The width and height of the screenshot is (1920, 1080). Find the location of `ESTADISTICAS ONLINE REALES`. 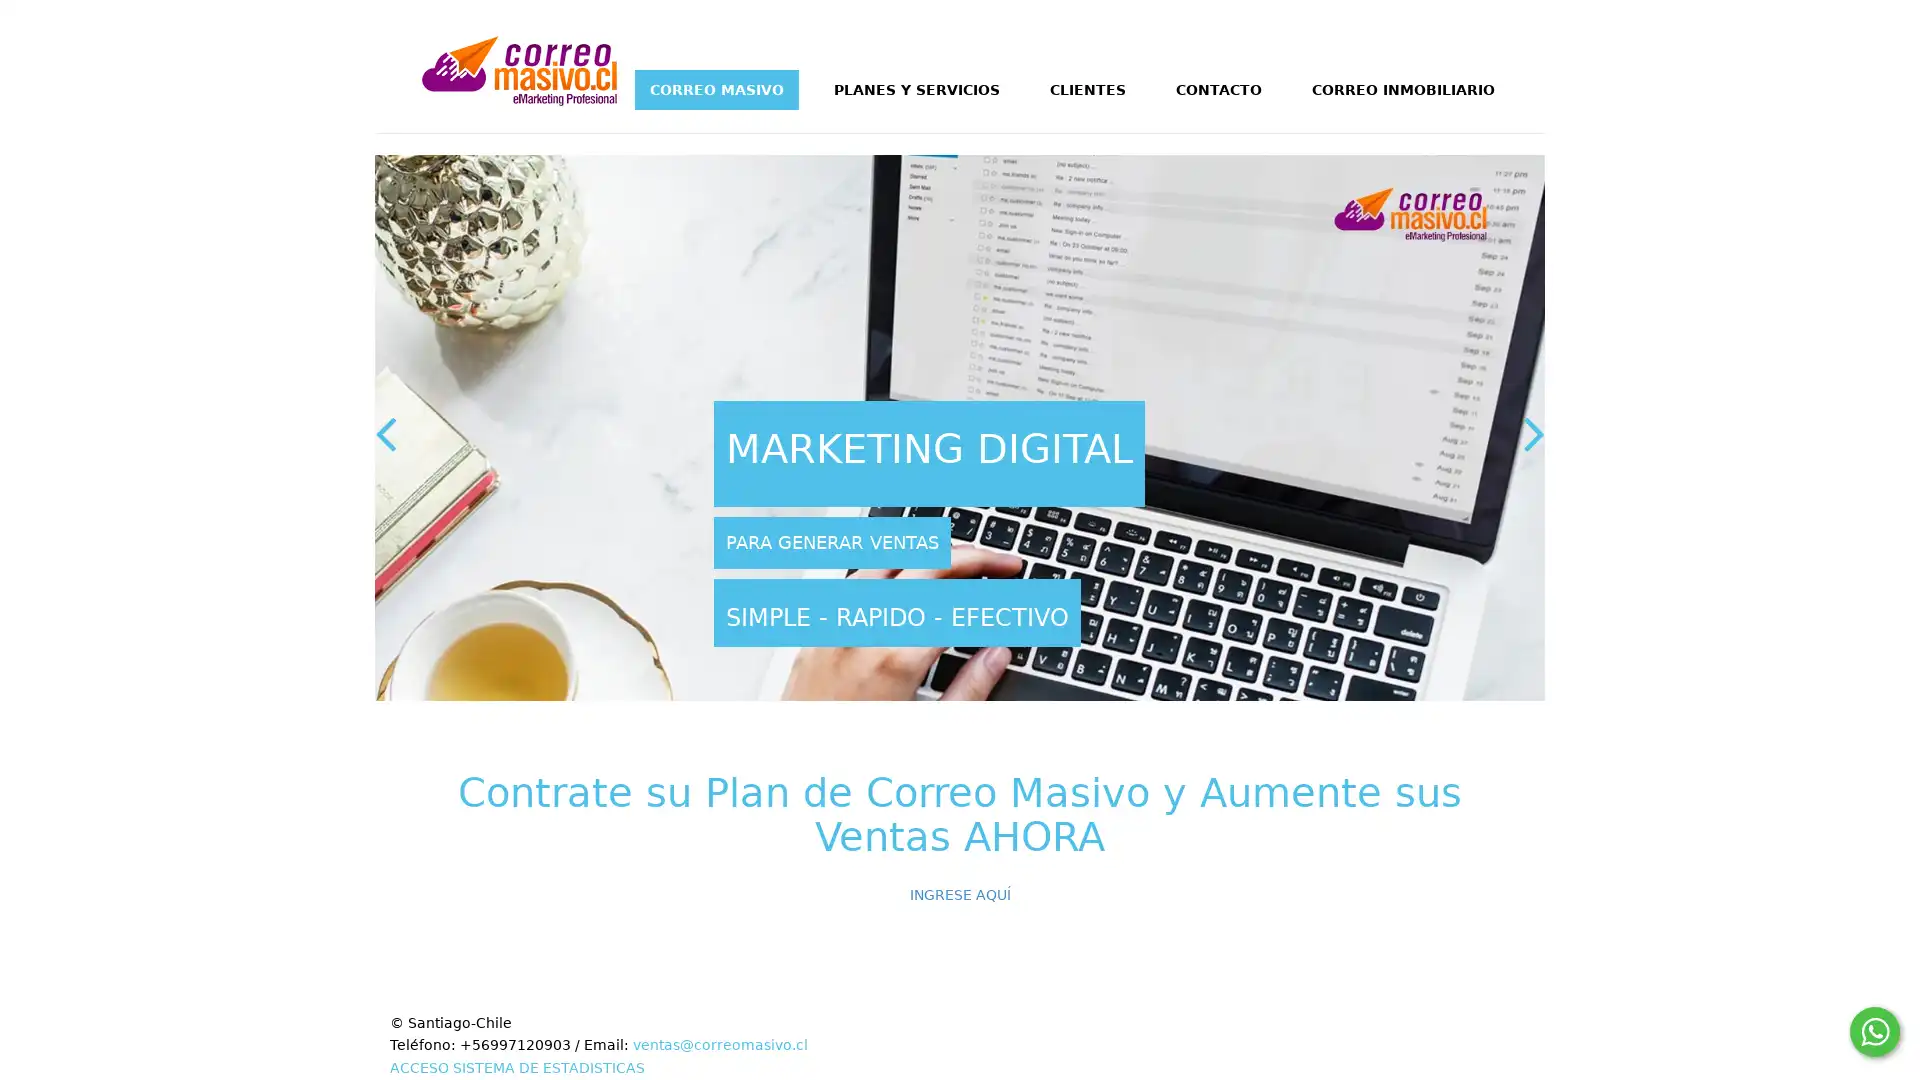

ESTADISTICAS ONLINE REALES is located at coordinates (1031, 454).